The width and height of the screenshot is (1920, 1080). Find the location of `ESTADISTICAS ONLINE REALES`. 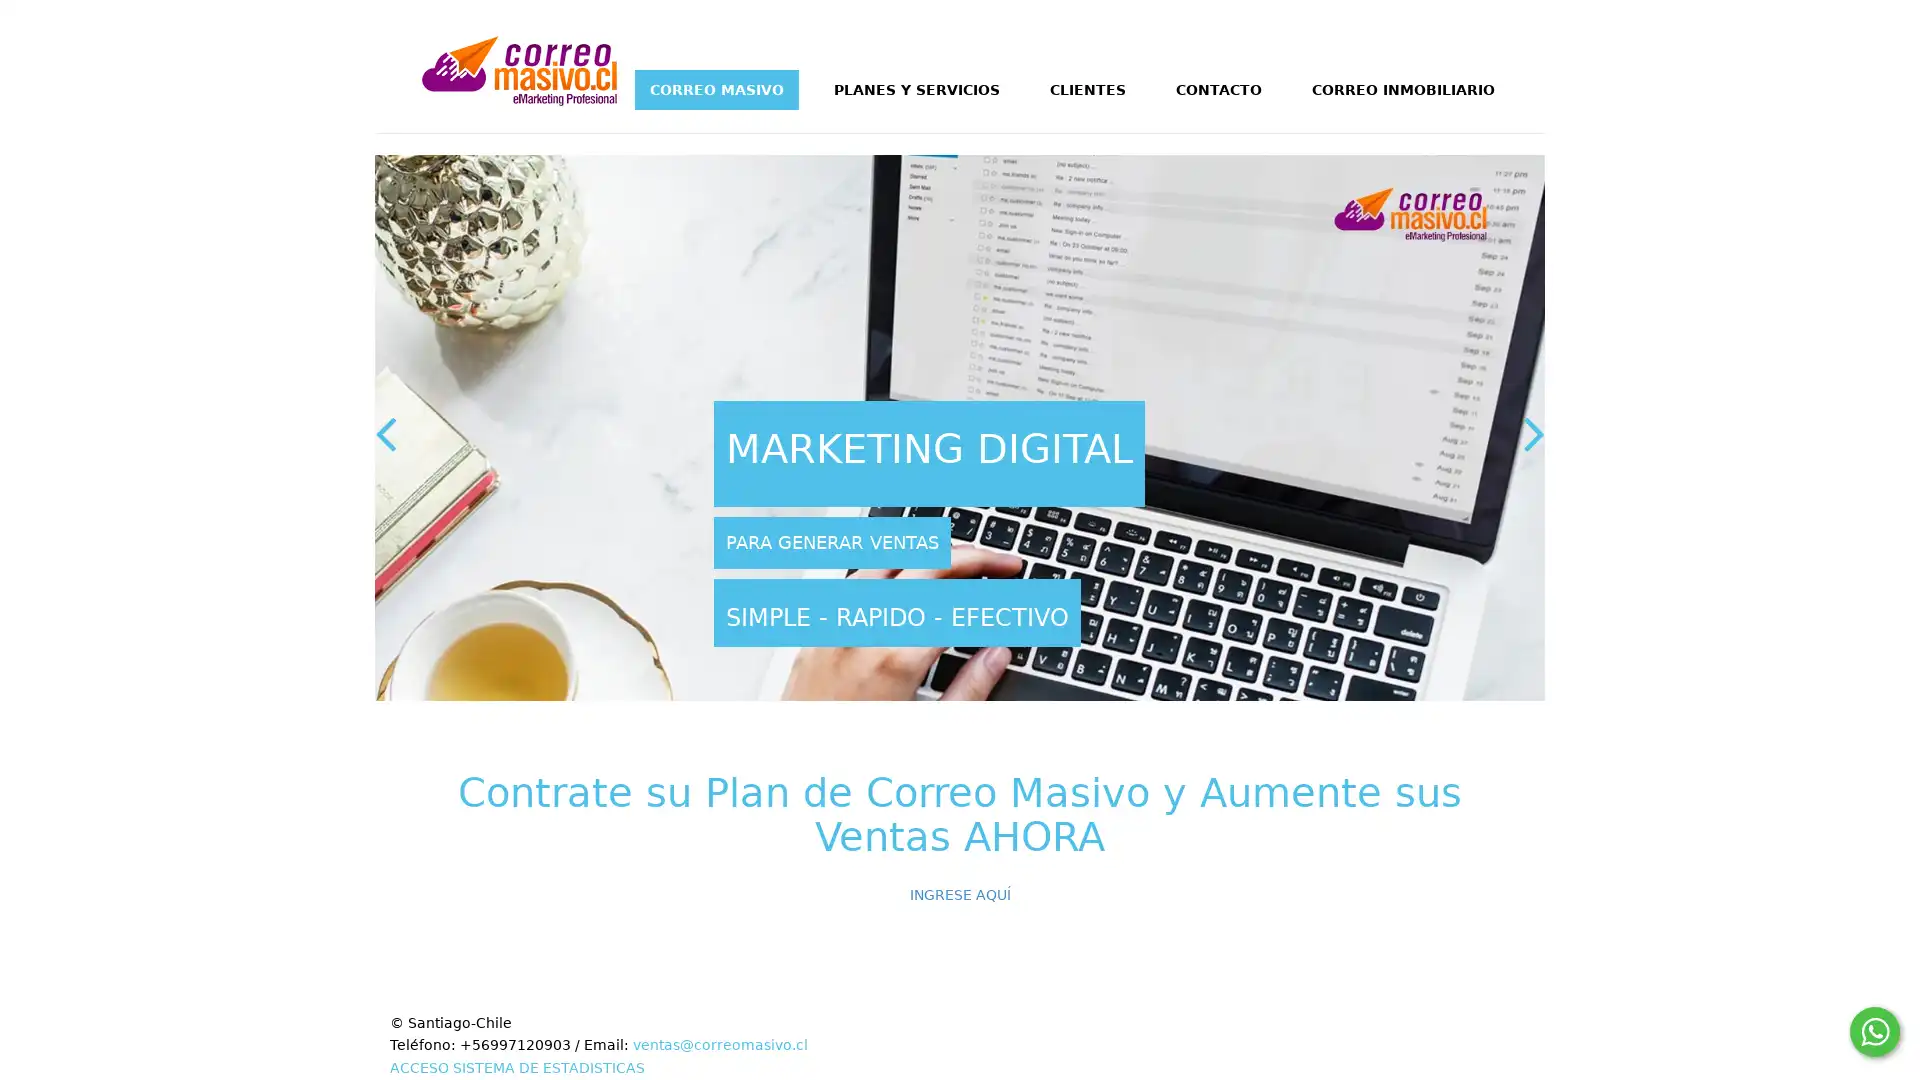

ESTADISTICAS ONLINE REALES is located at coordinates (1031, 454).